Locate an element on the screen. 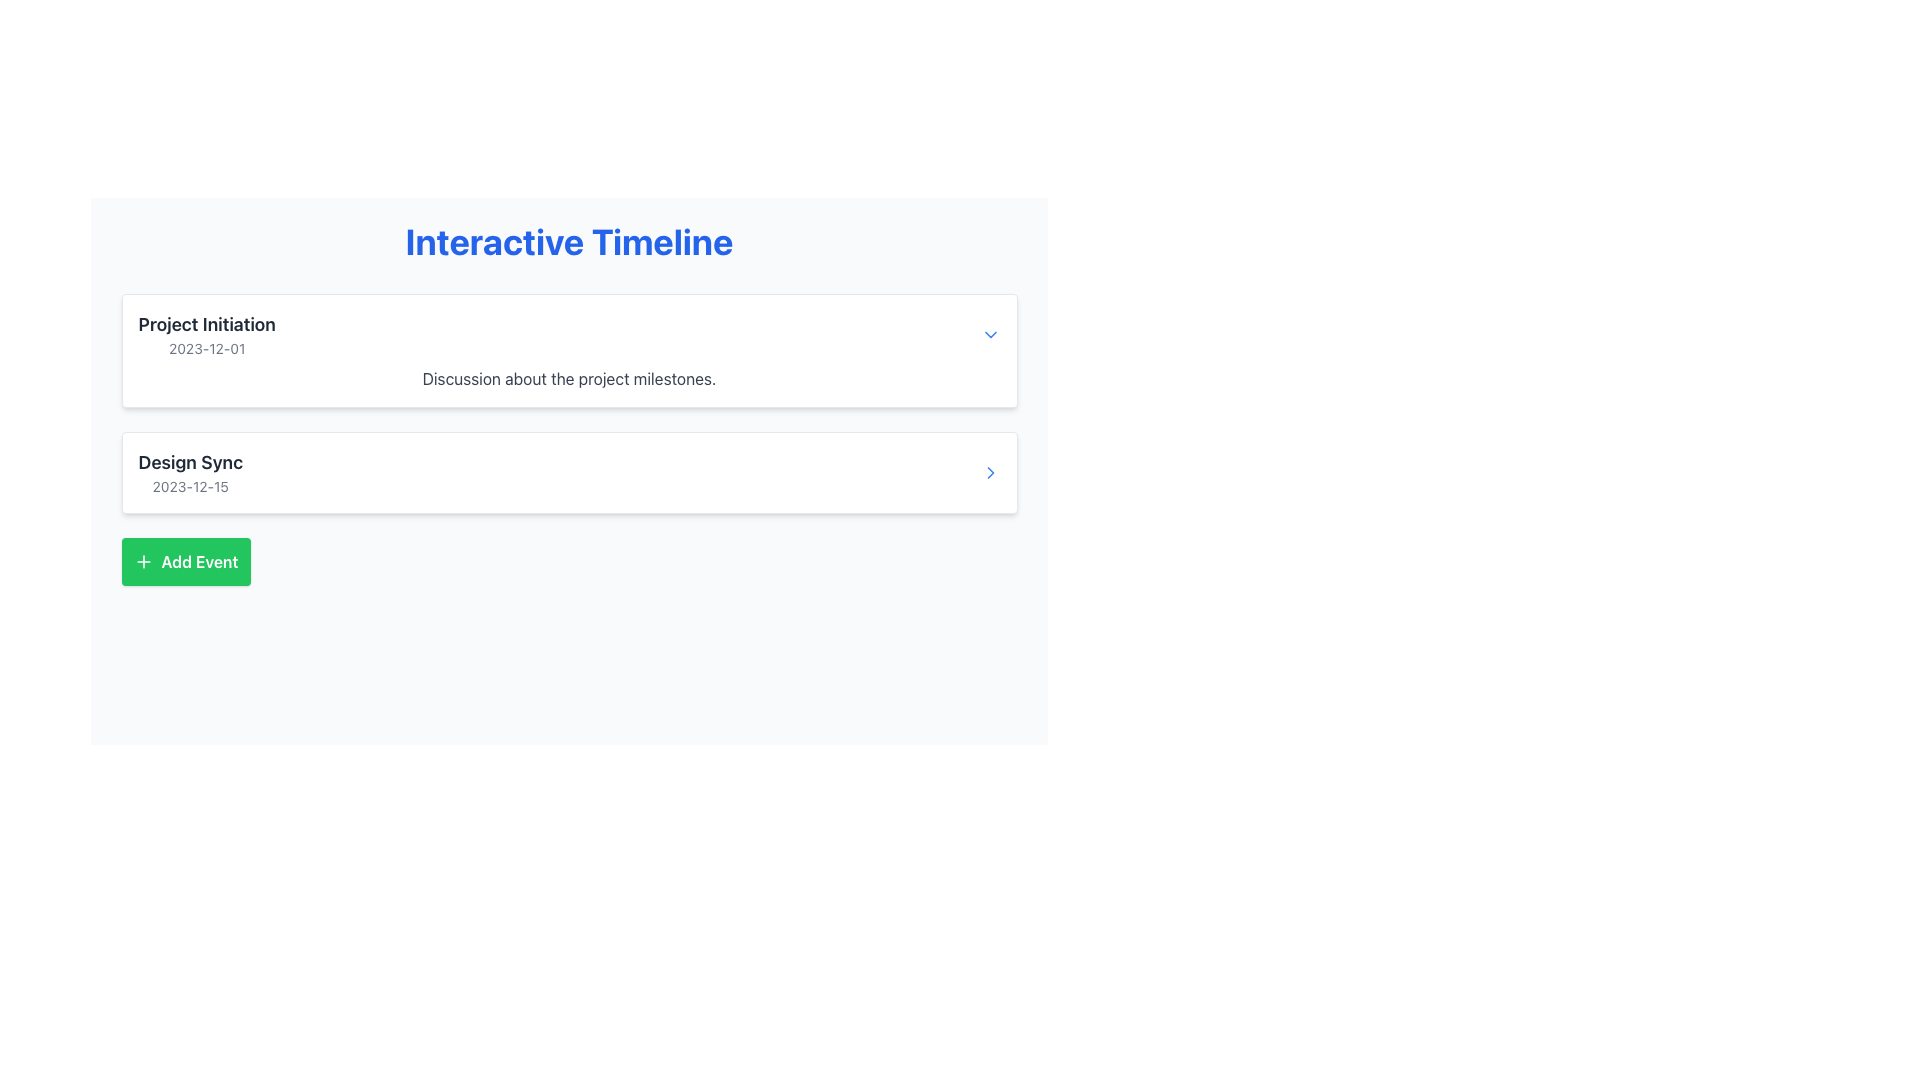 This screenshot has width=1920, height=1080. the text label displaying the date '2023-12-15', which is styled in a smaller light gray font and positioned beneath the bold title 'Design Sync' within a timeline card interface is located at coordinates (190, 486).